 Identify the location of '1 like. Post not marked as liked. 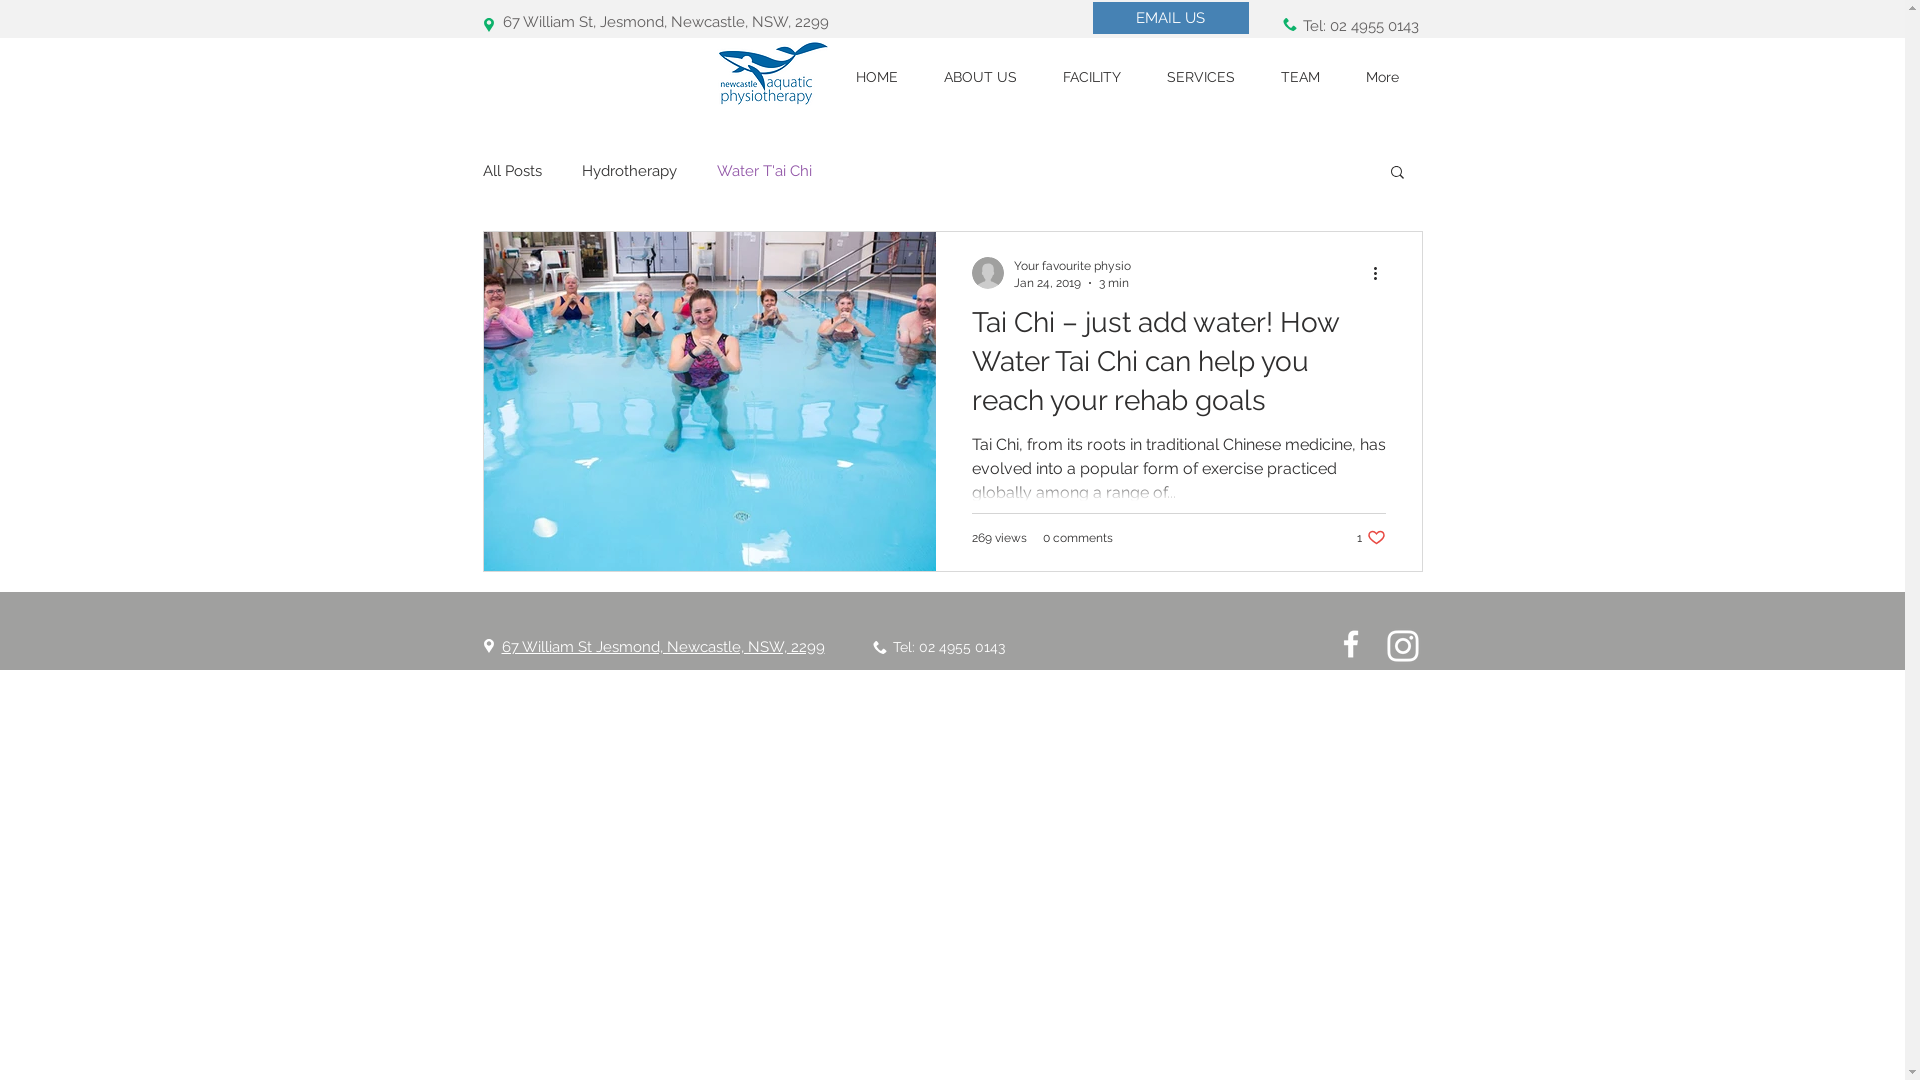
(1369, 536).